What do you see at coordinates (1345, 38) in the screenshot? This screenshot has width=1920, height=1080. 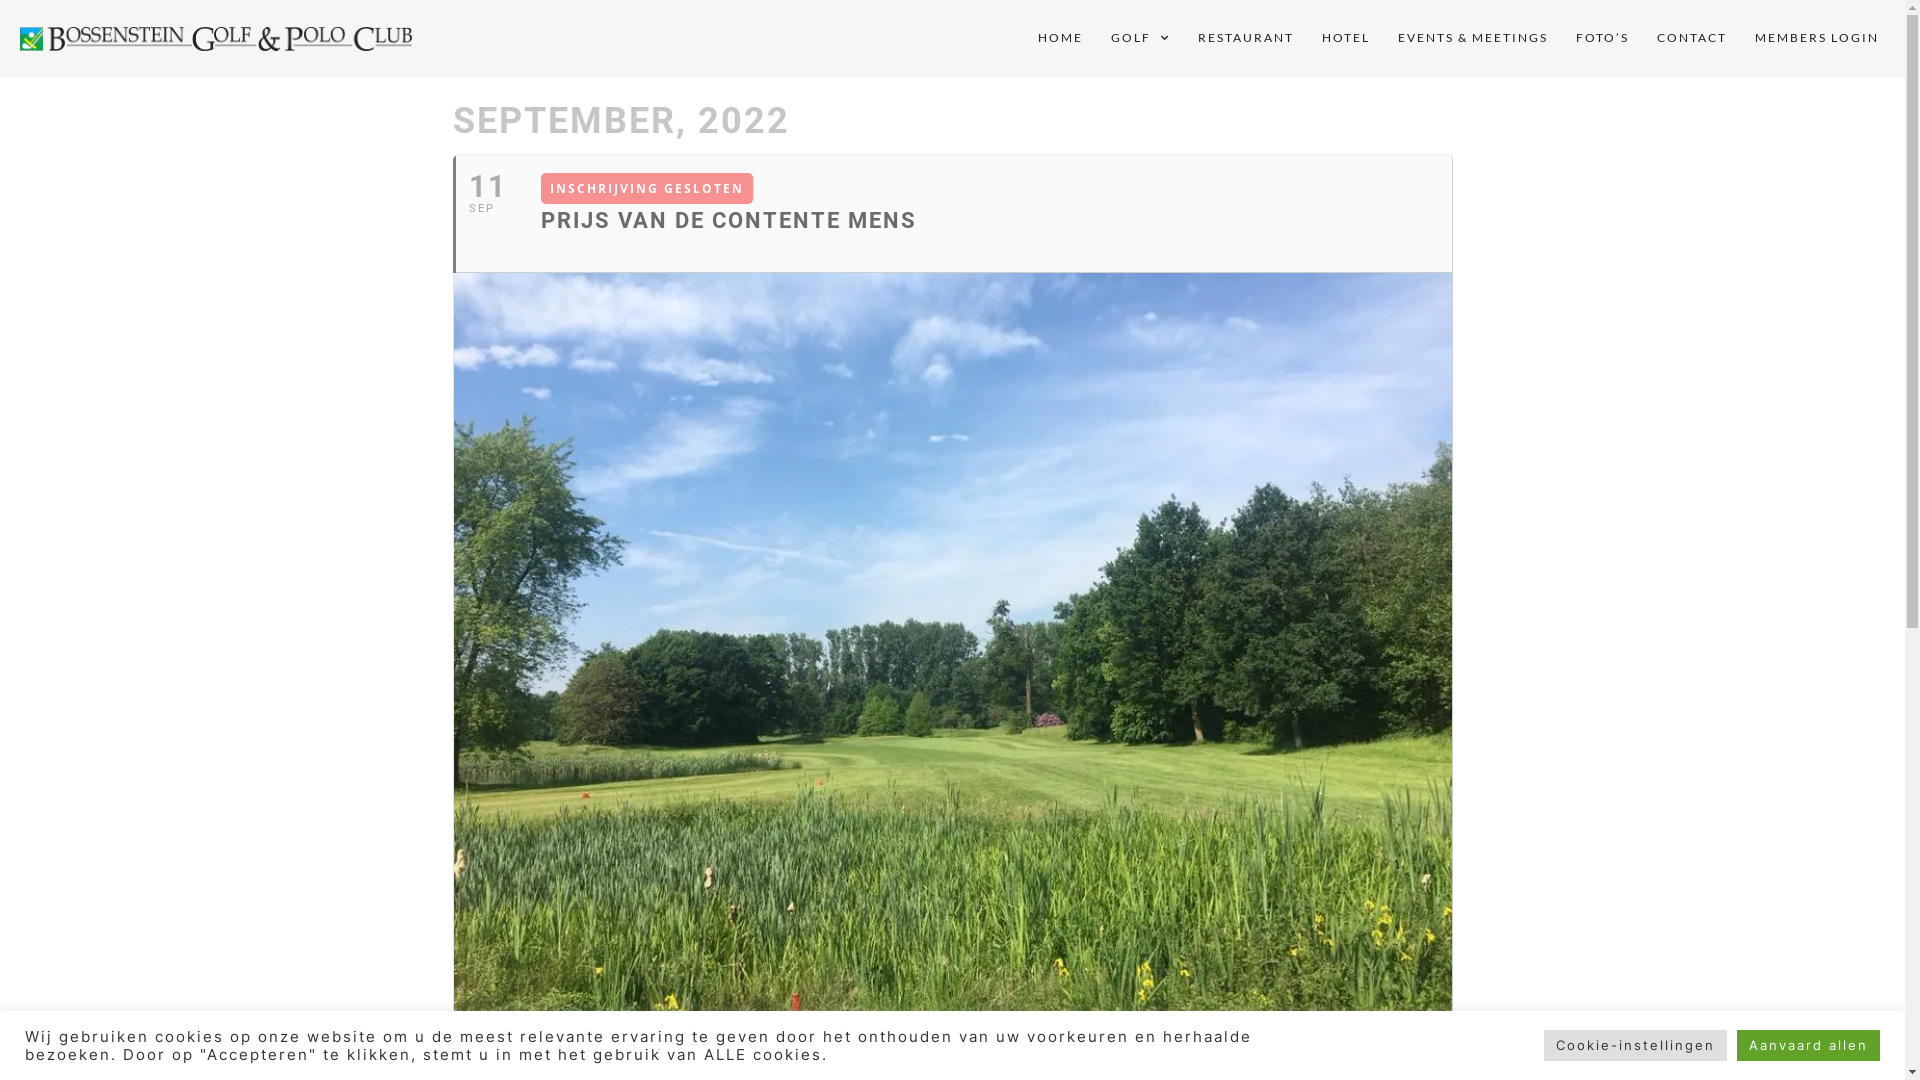 I see `'HOTEL'` at bounding box center [1345, 38].